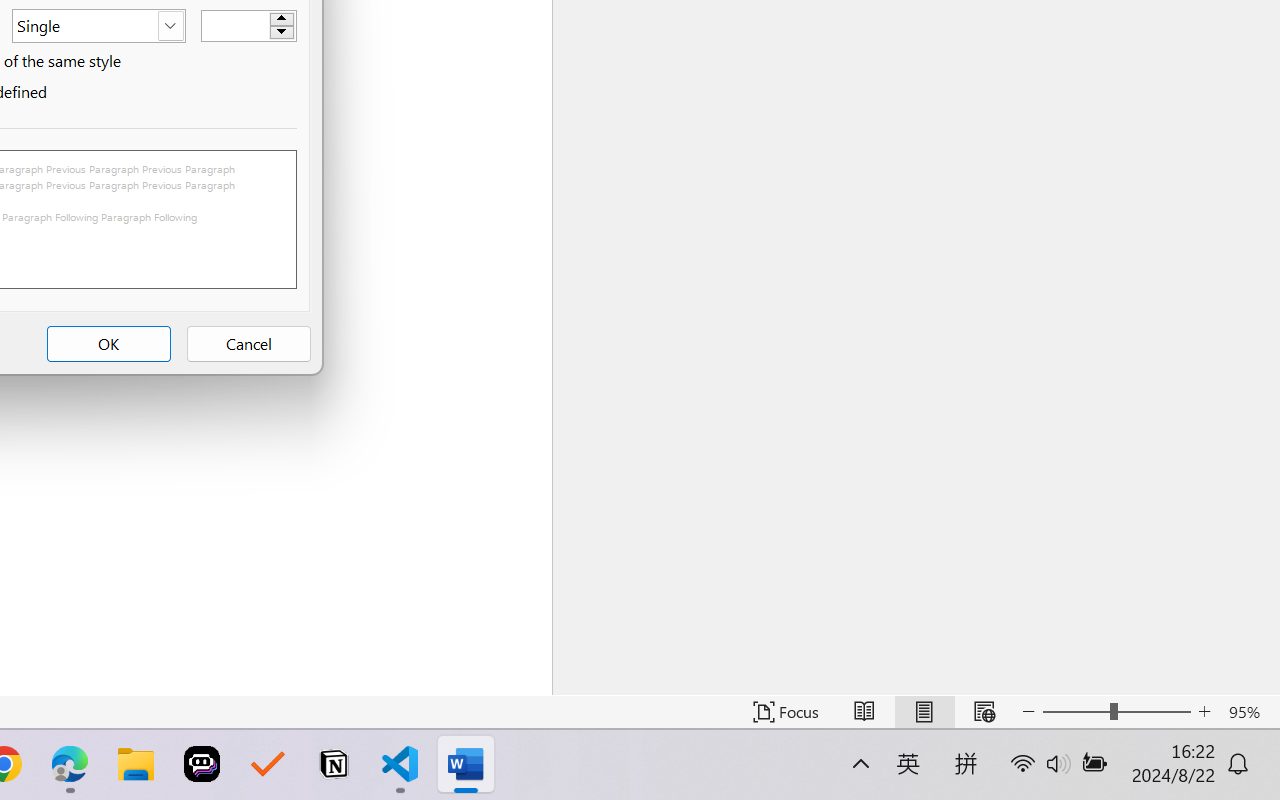 This screenshot has width=1280, height=800. Describe the element at coordinates (236, 26) in the screenshot. I see `'RichEdit Control'` at that location.